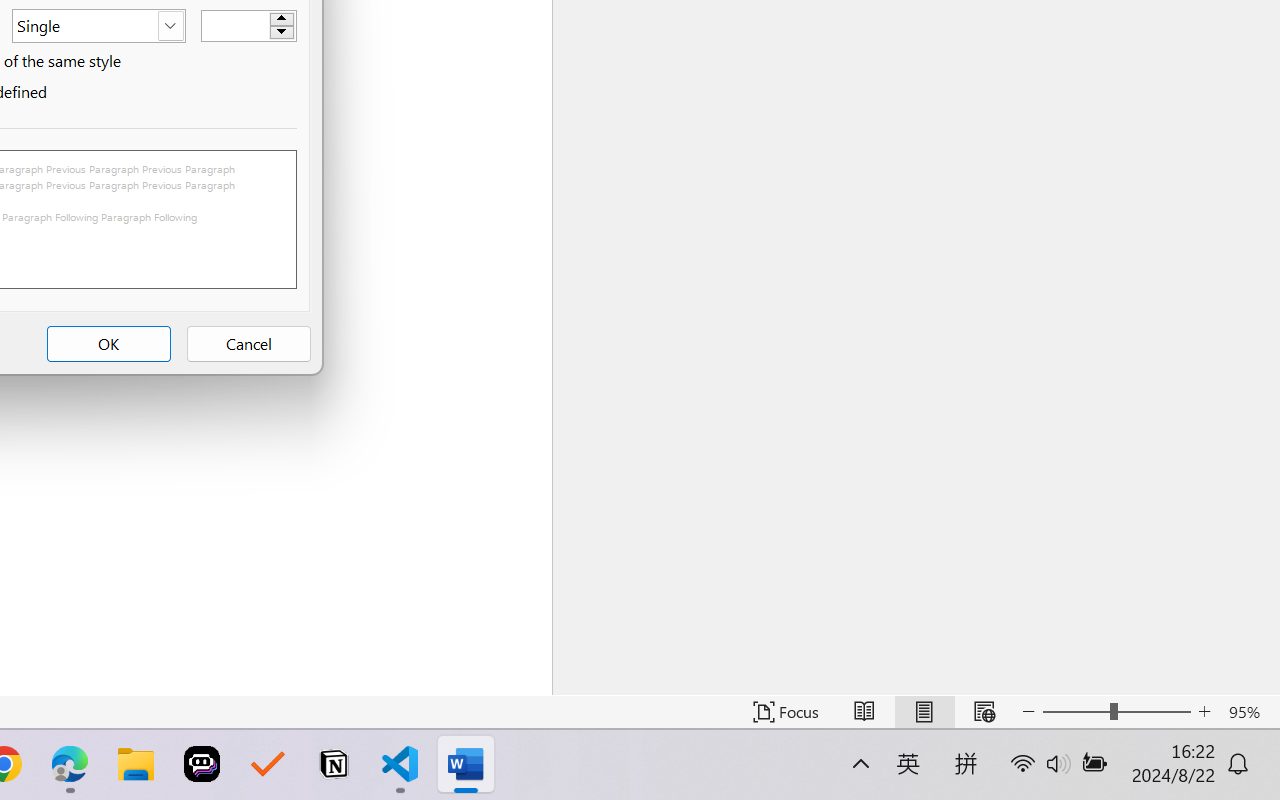 This screenshot has width=1280, height=800. Describe the element at coordinates (236, 26) in the screenshot. I see `'RichEdit Control'` at that location.